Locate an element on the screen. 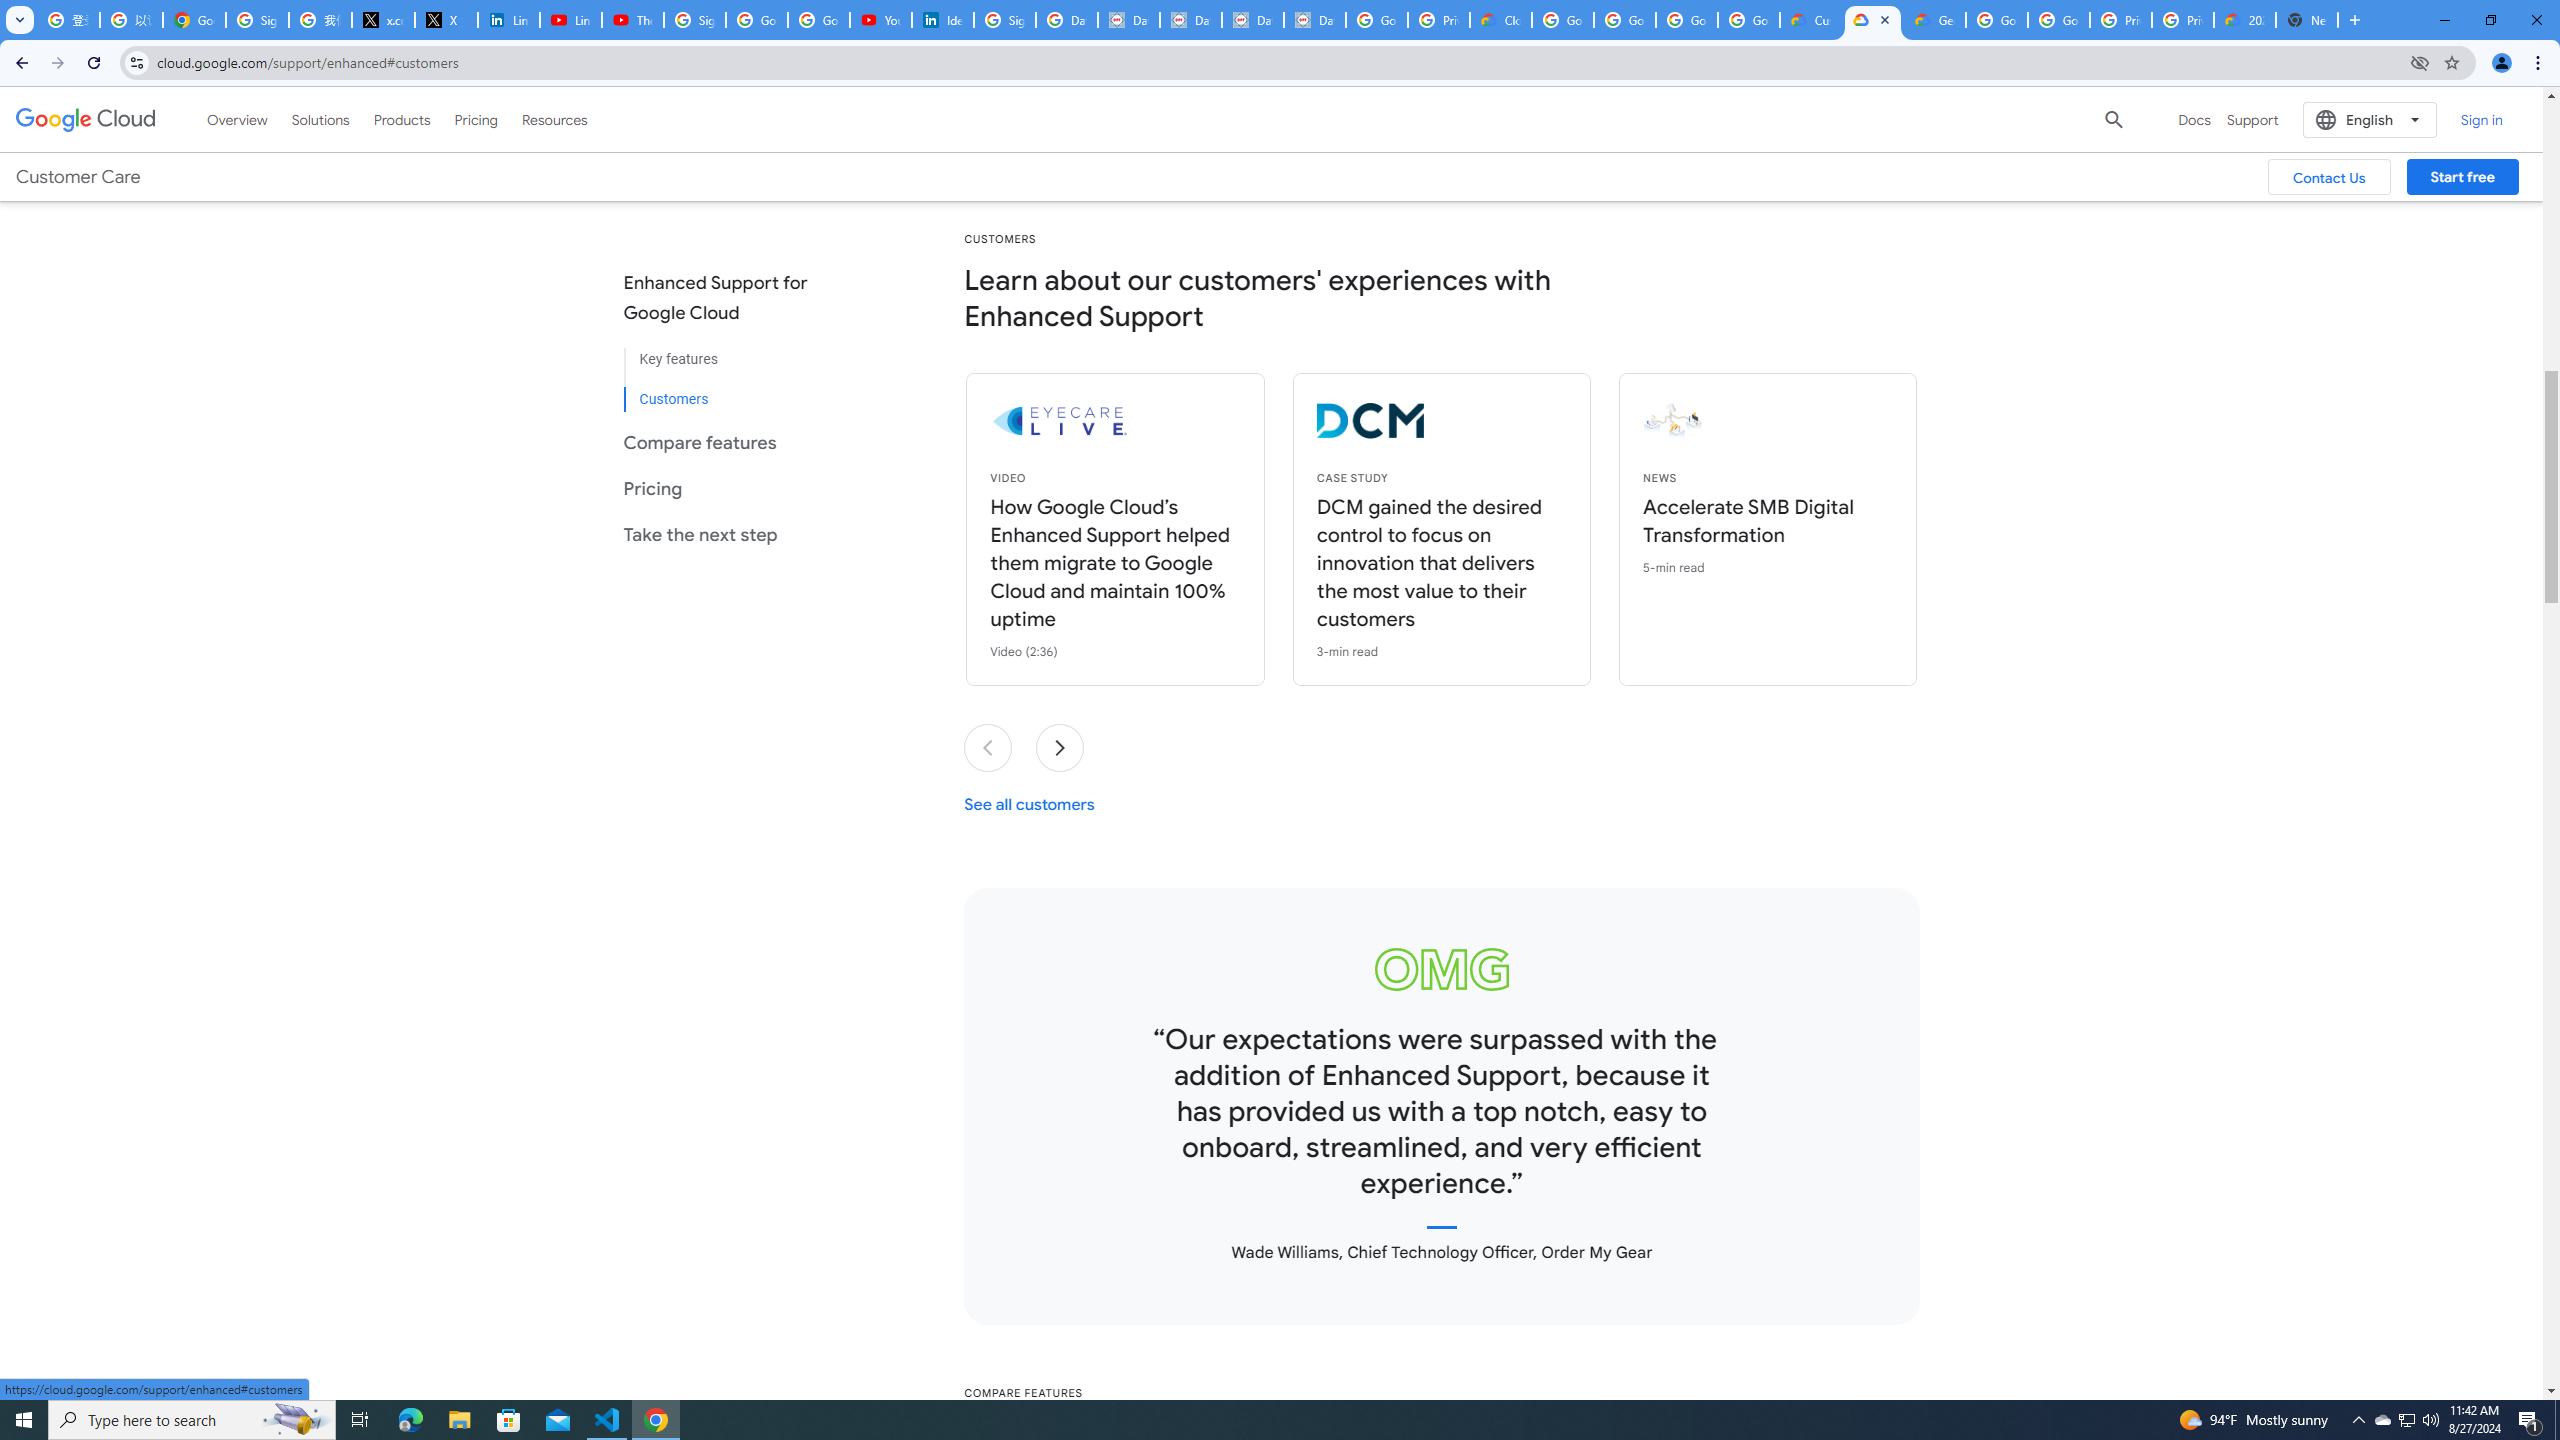  'LinkedIn Privacy Policy' is located at coordinates (507, 19).